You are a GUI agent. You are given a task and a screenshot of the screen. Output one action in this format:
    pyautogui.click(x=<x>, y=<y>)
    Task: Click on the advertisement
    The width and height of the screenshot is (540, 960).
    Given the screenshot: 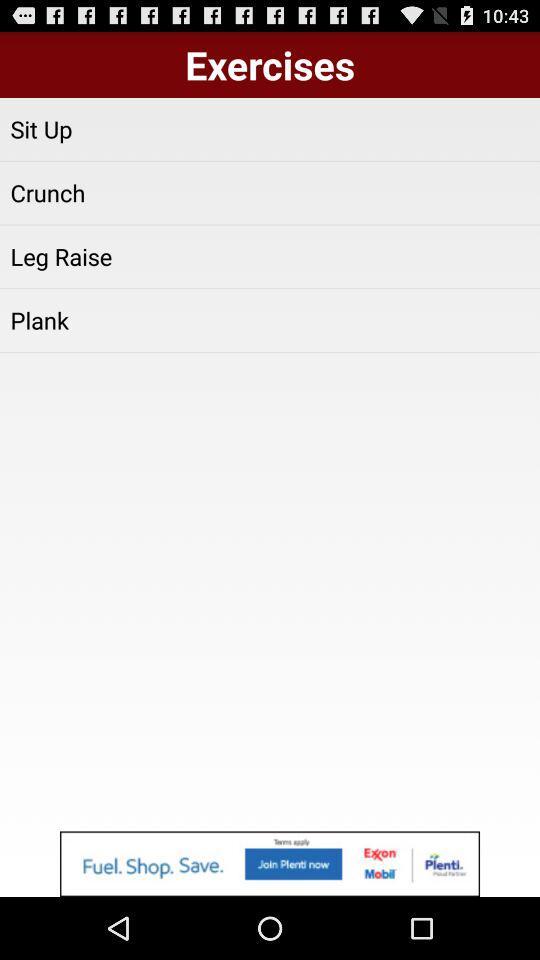 What is the action you would take?
    pyautogui.click(x=270, y=863)
    